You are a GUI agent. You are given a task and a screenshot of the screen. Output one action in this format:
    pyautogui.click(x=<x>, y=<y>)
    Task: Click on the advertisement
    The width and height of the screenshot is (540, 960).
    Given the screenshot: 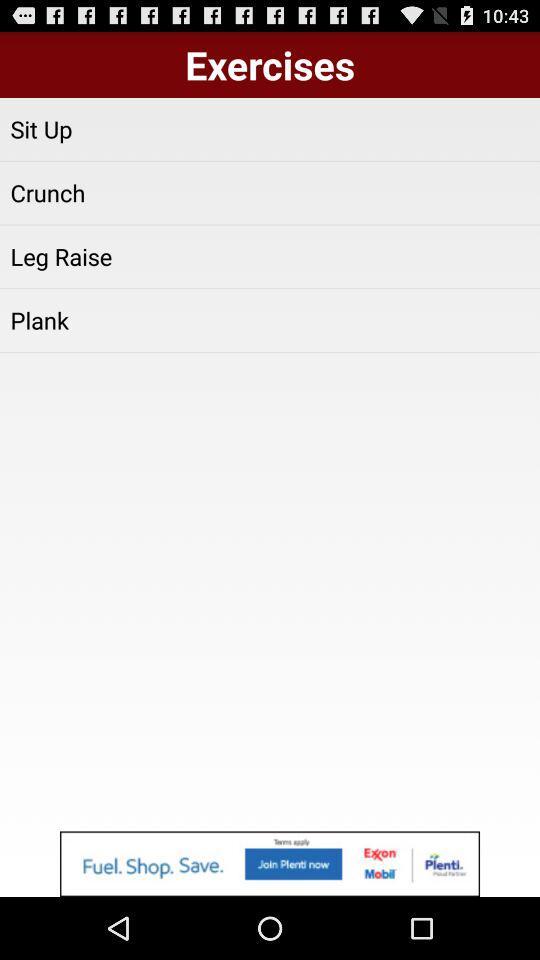 What is the action you would take?
    pyautogui.click(x=270, y=863)
    